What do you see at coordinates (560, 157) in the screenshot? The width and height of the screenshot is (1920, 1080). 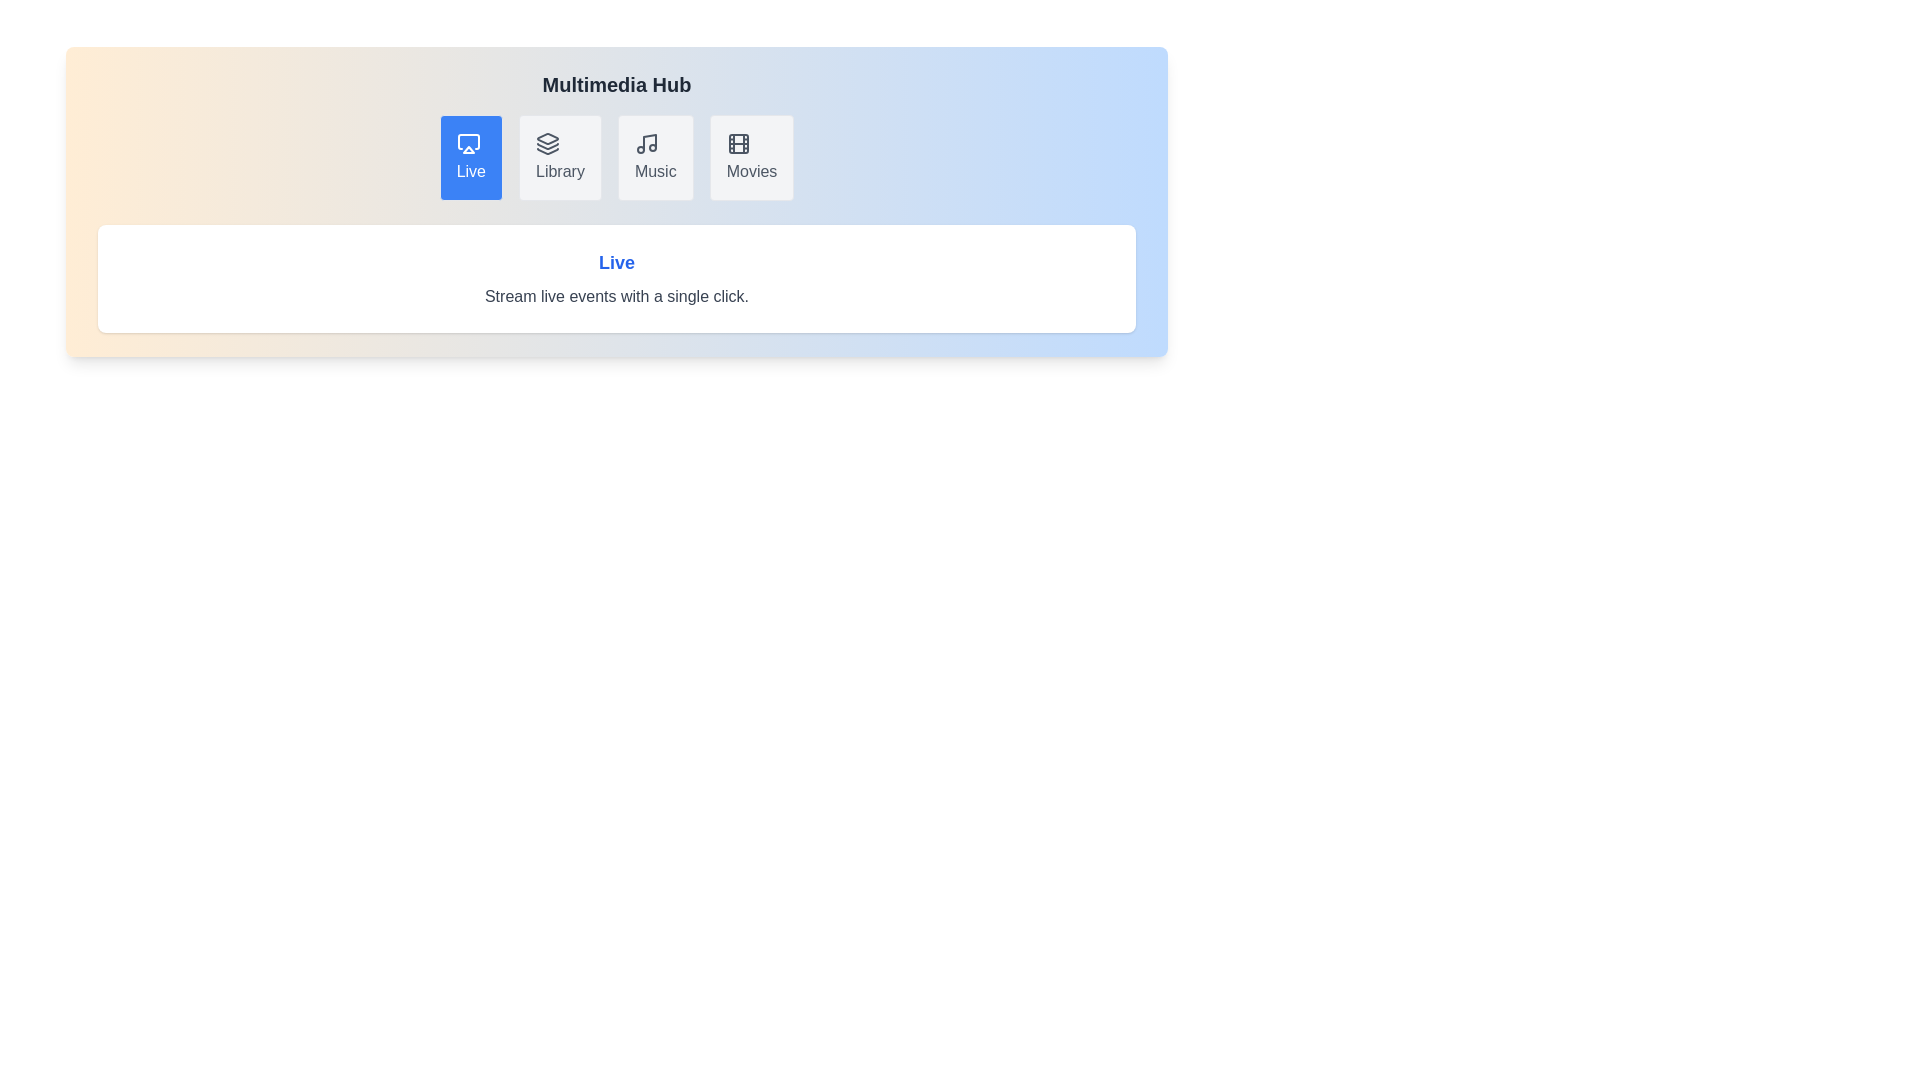 I see `the tab labeled Library` at bounding box center [560, 157].